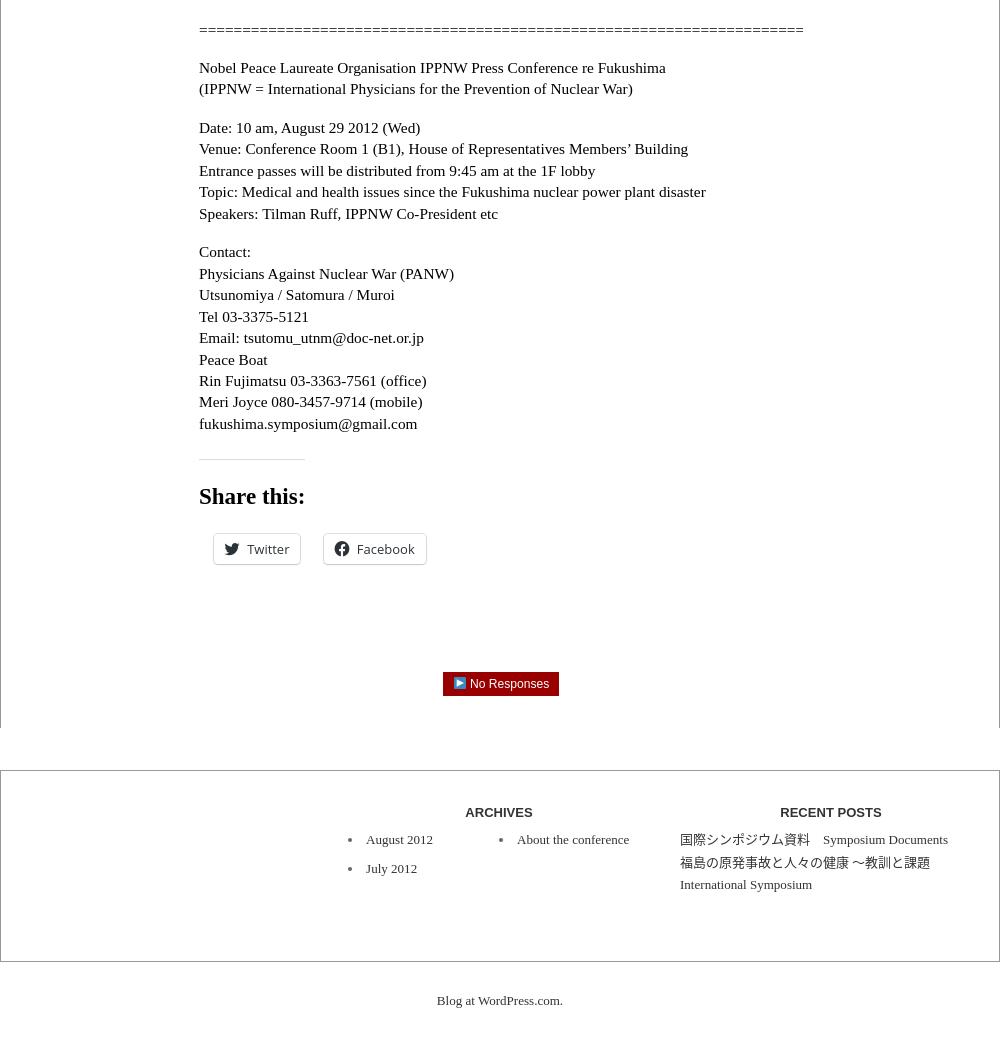 The height and width of the screenshot is (1037, 1001). I want to click on 'Utsunomiya / Satomura / Muroi', so click(198, 293).